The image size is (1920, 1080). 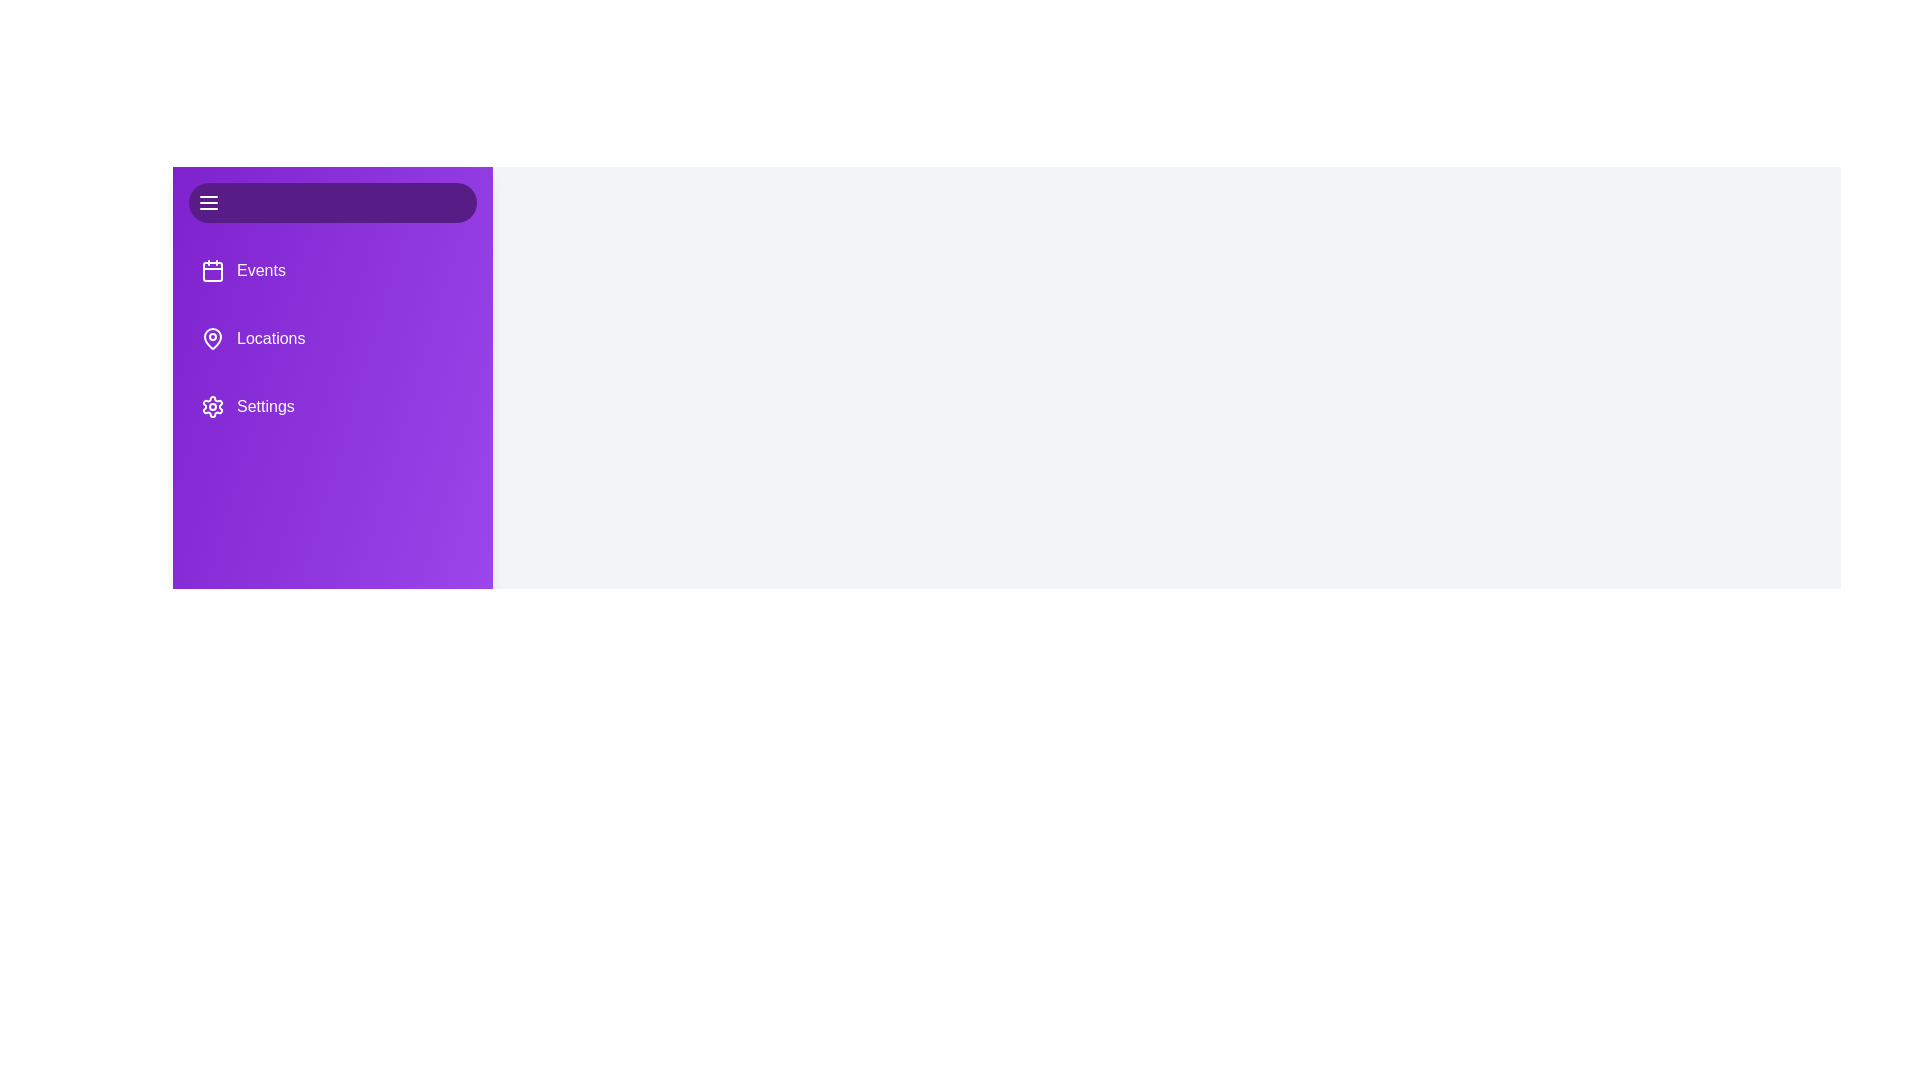 What do you see at coordinates (332, 270) in the screenshot?
I see `the menu item Events to observe its interactivity` at bounding box center [332, 270].